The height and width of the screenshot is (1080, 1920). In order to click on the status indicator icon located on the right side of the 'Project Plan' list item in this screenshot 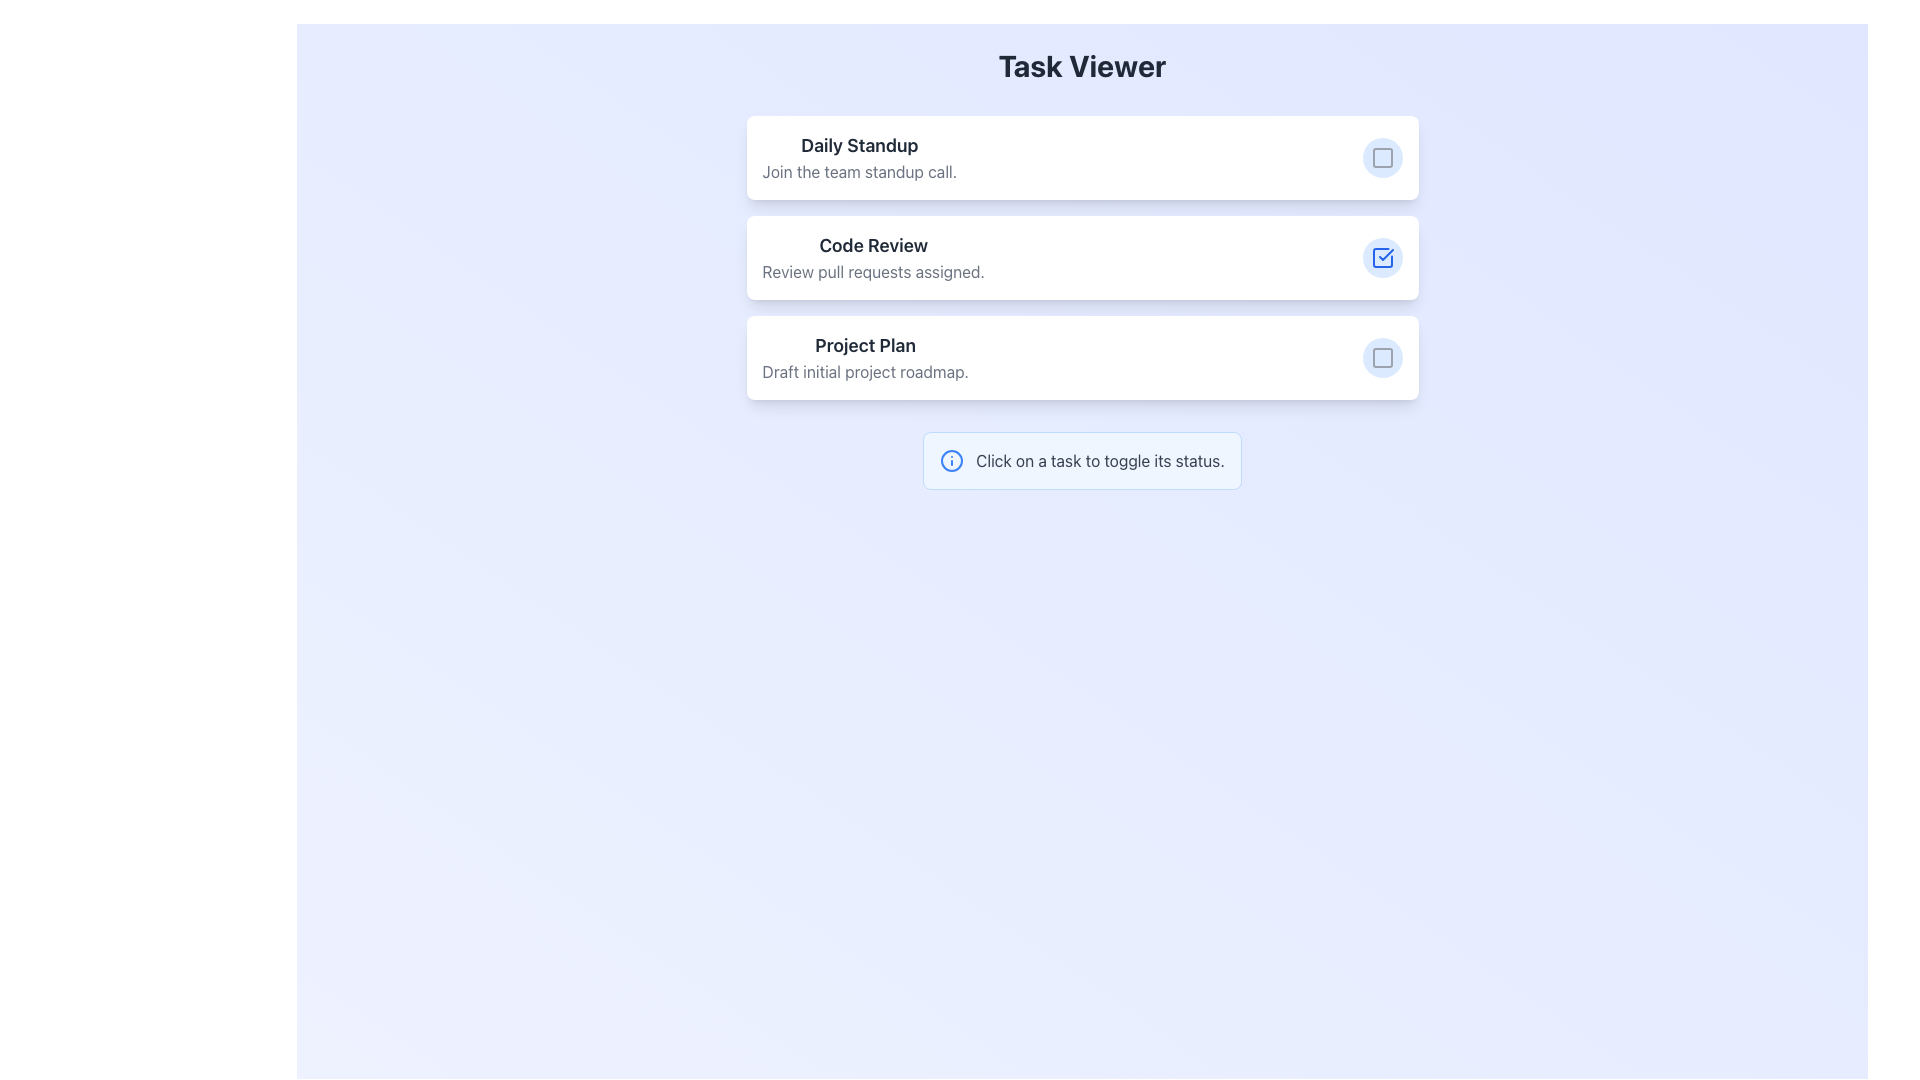, I will do `click(1381, 357)`.